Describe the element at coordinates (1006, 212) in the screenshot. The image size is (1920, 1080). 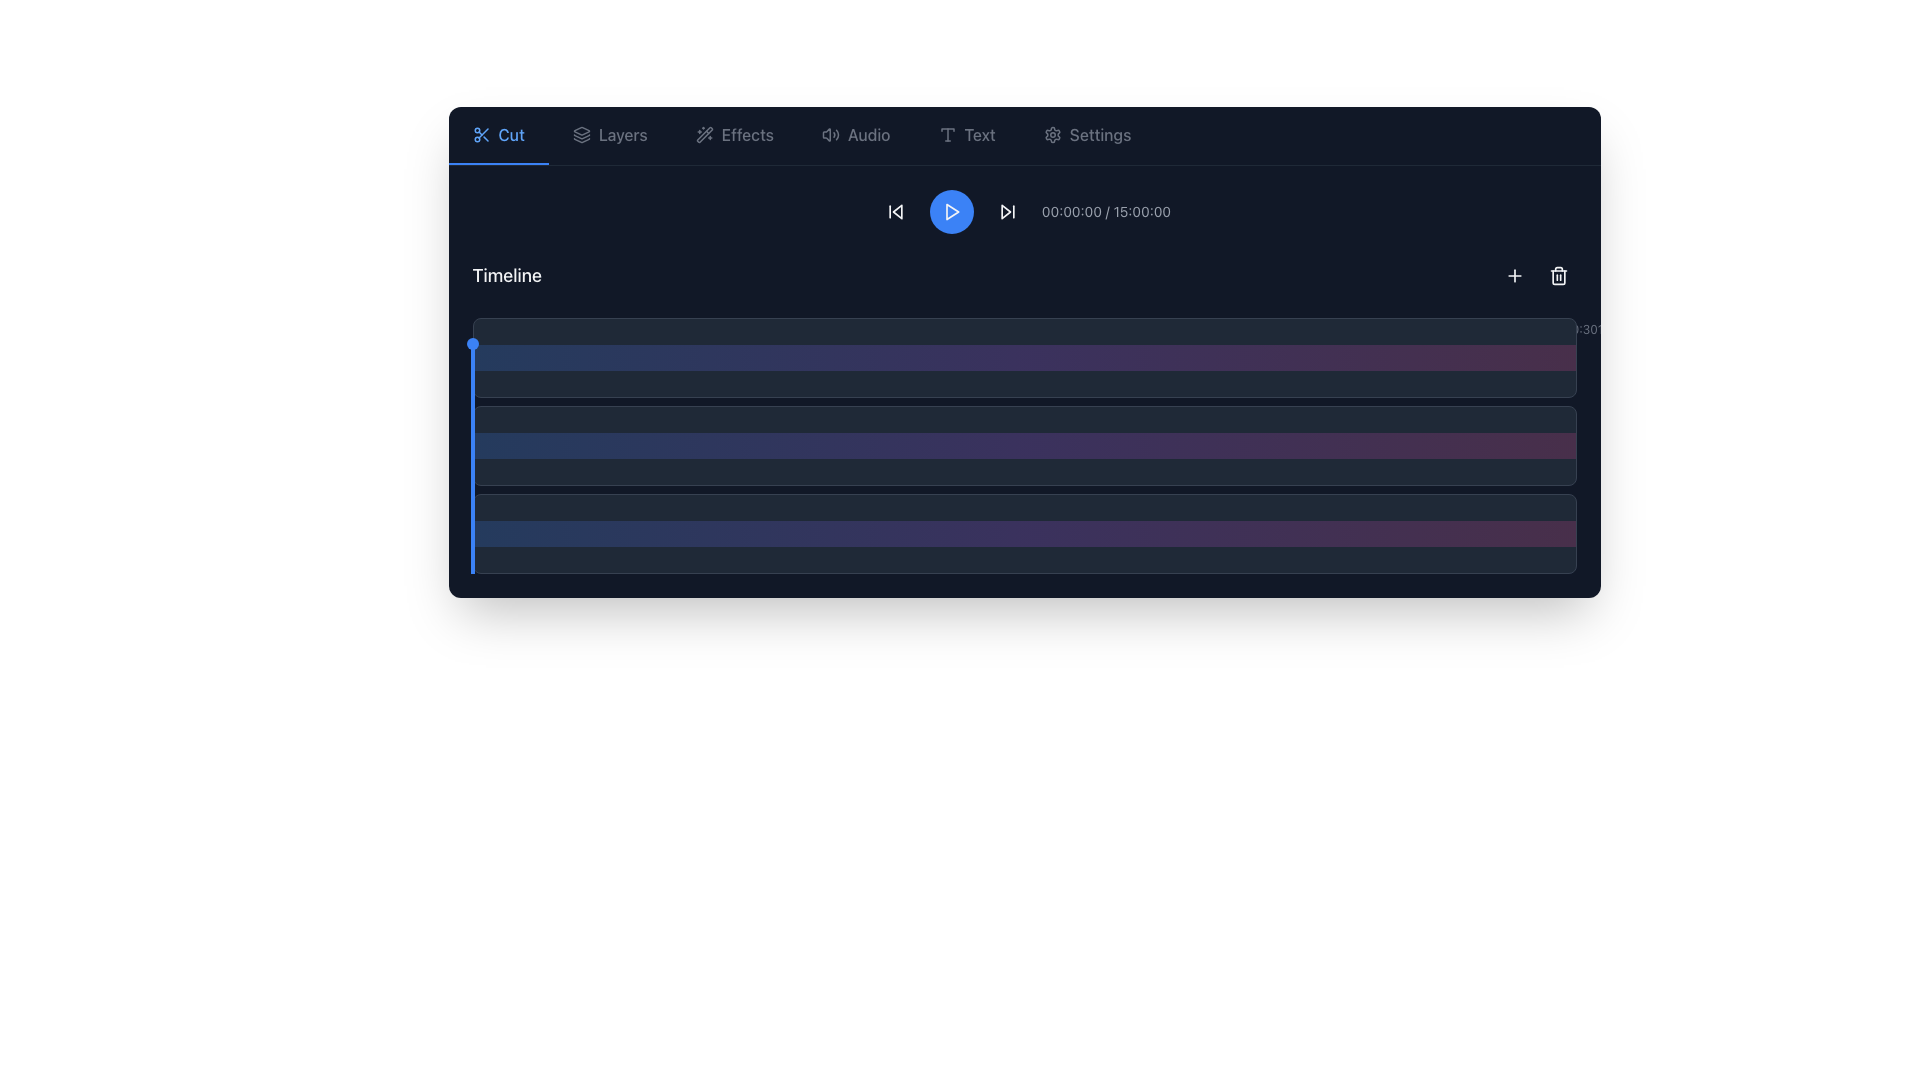
I see `the first component of the 'Skip Forward' button SVG icon located at the top-right of the toolbar, adjacent to the 'Play' button` at that location.